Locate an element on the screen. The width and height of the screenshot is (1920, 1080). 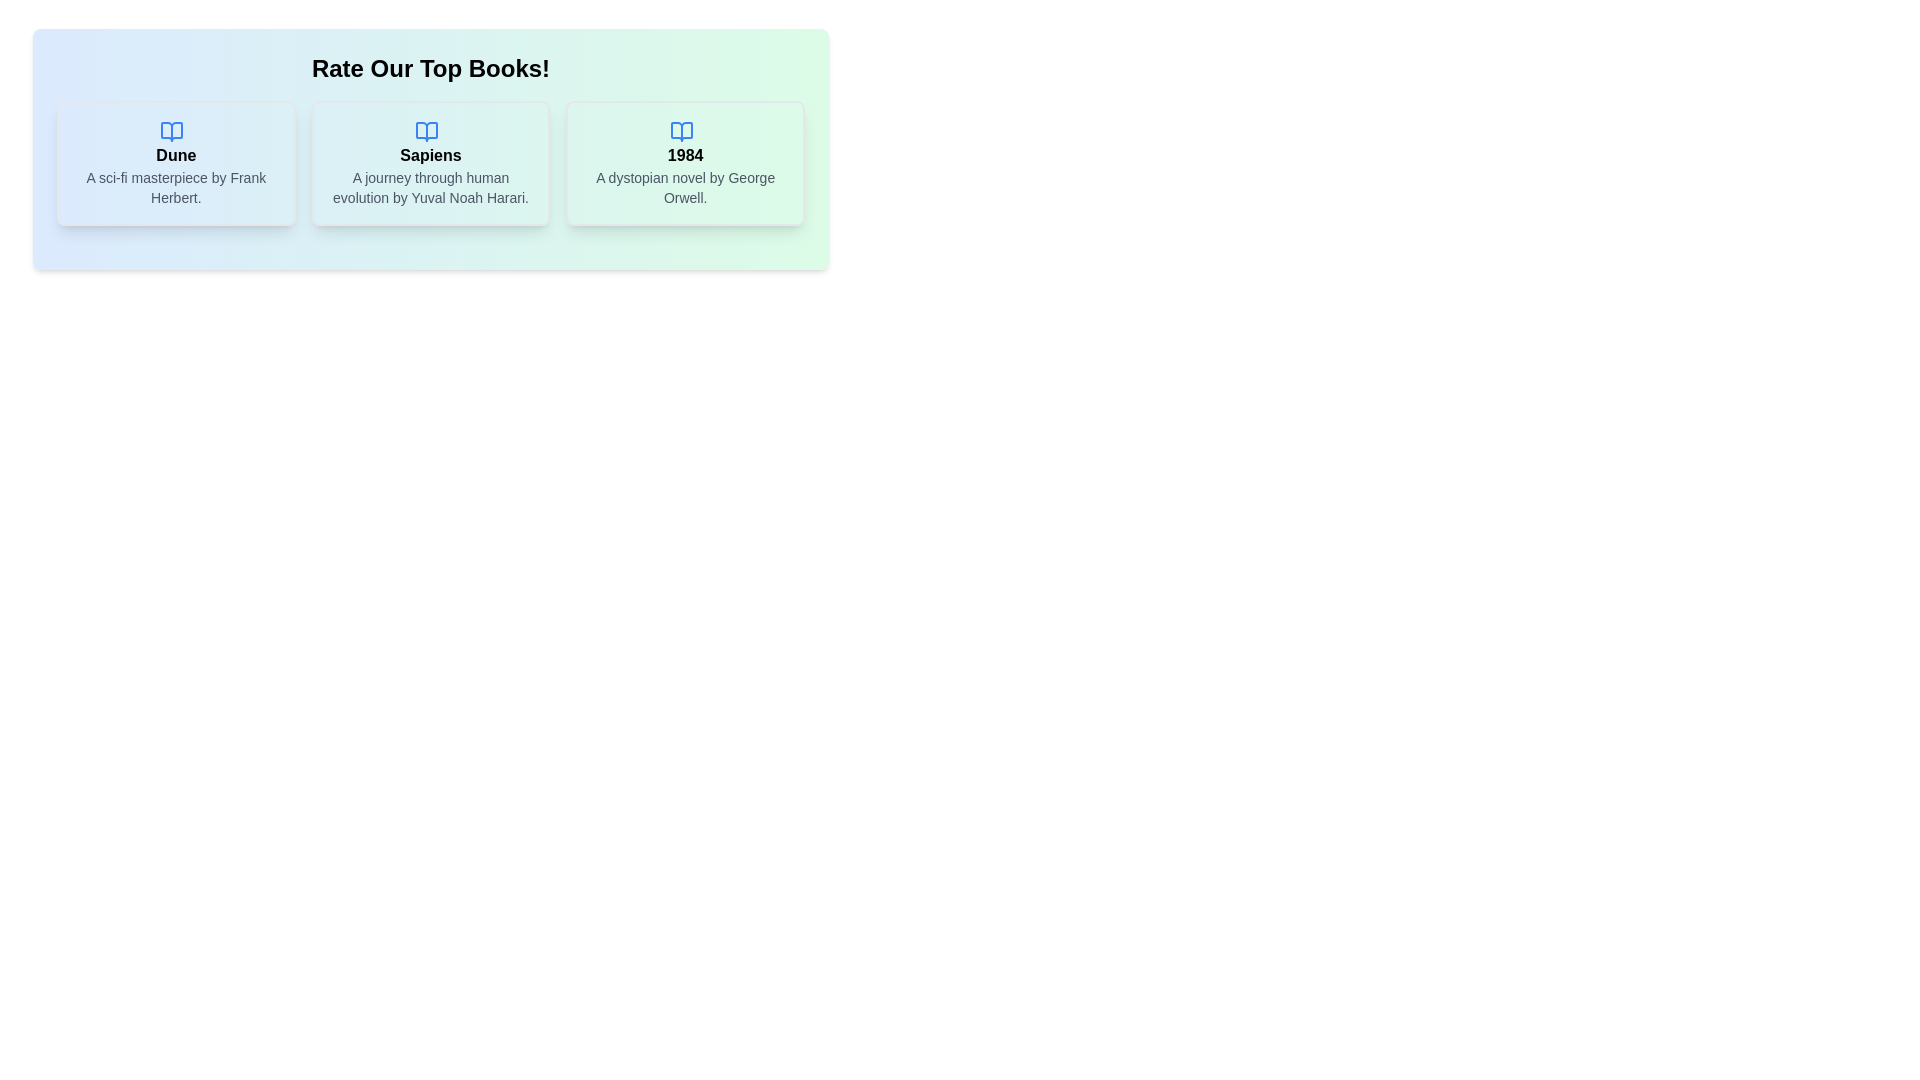
the text label that serves as the title of the book, located in the central card of a three-card layout, positioned below a blue book icon is located at coordinates (430, 154).